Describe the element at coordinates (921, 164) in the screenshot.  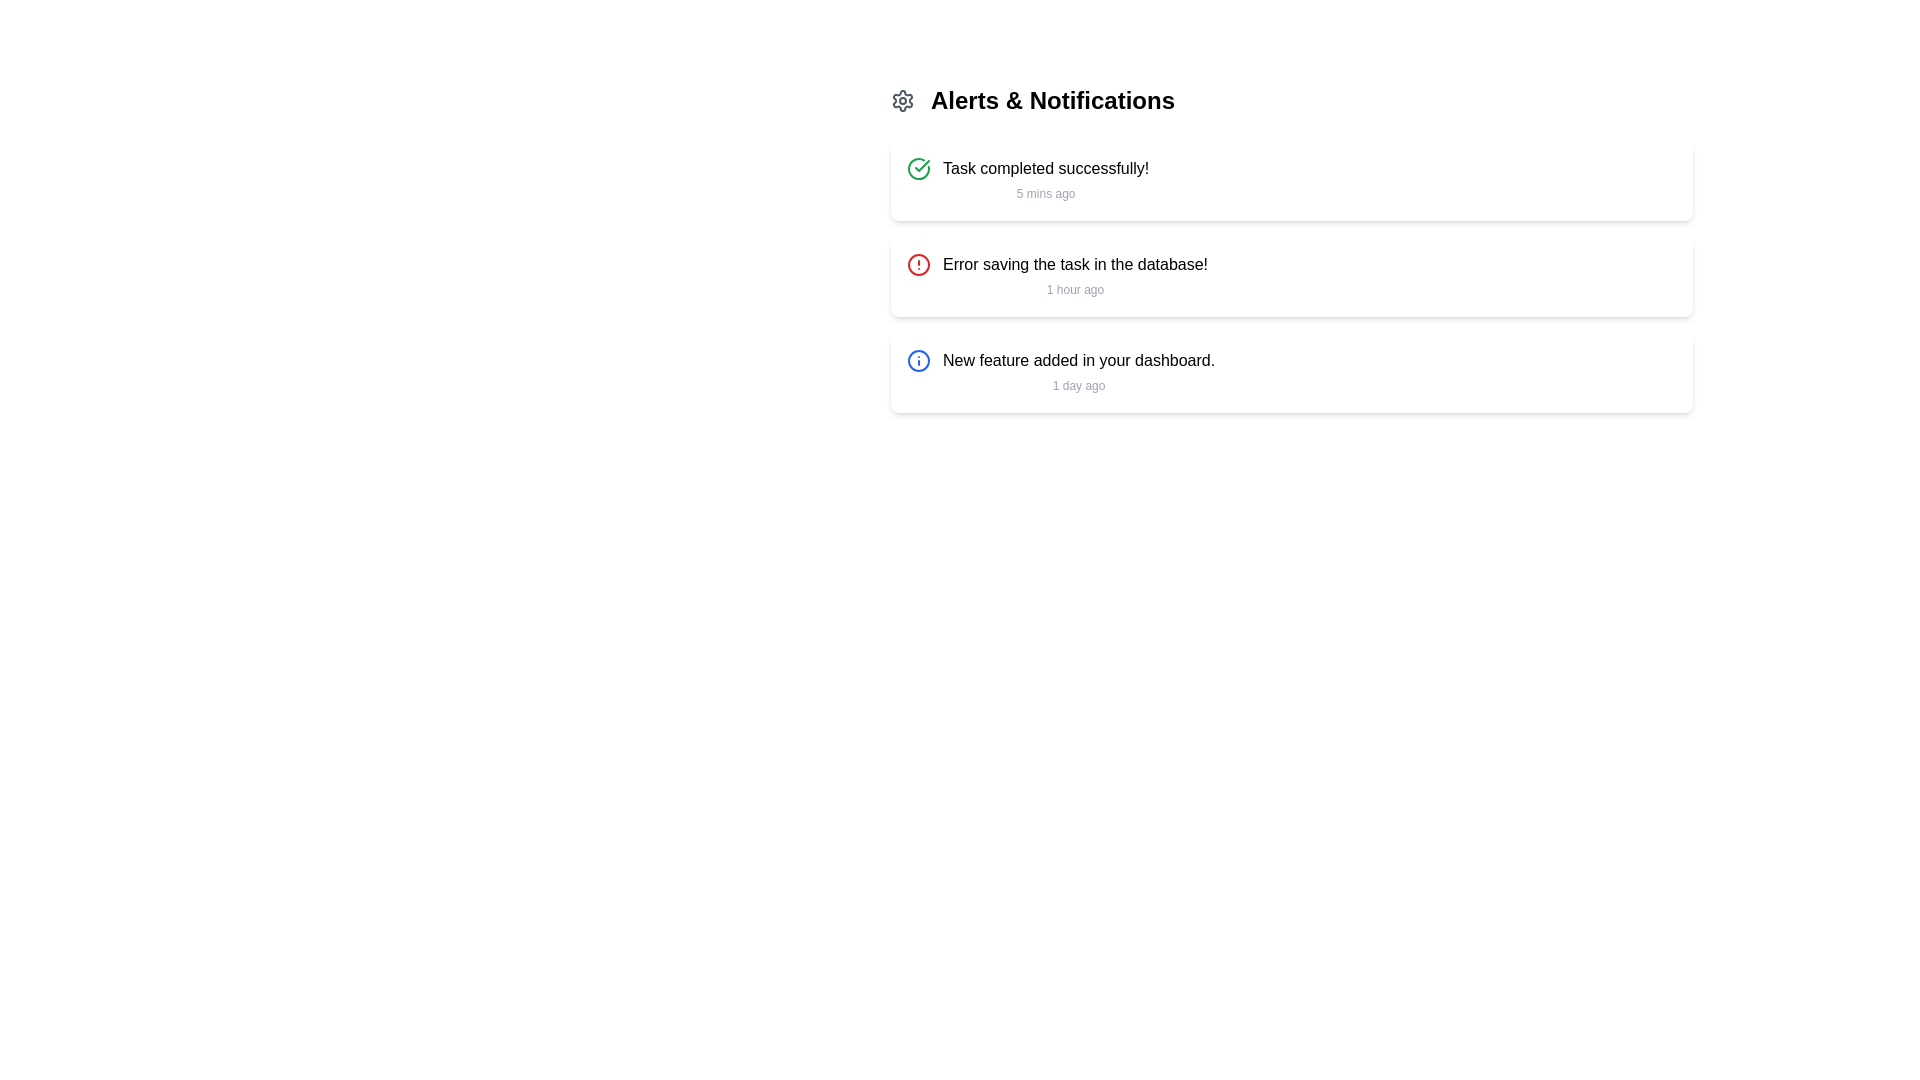
I see `properties of the checkmark symbol within the green circle icon indicating 'Task completed successfully!'` at that location.